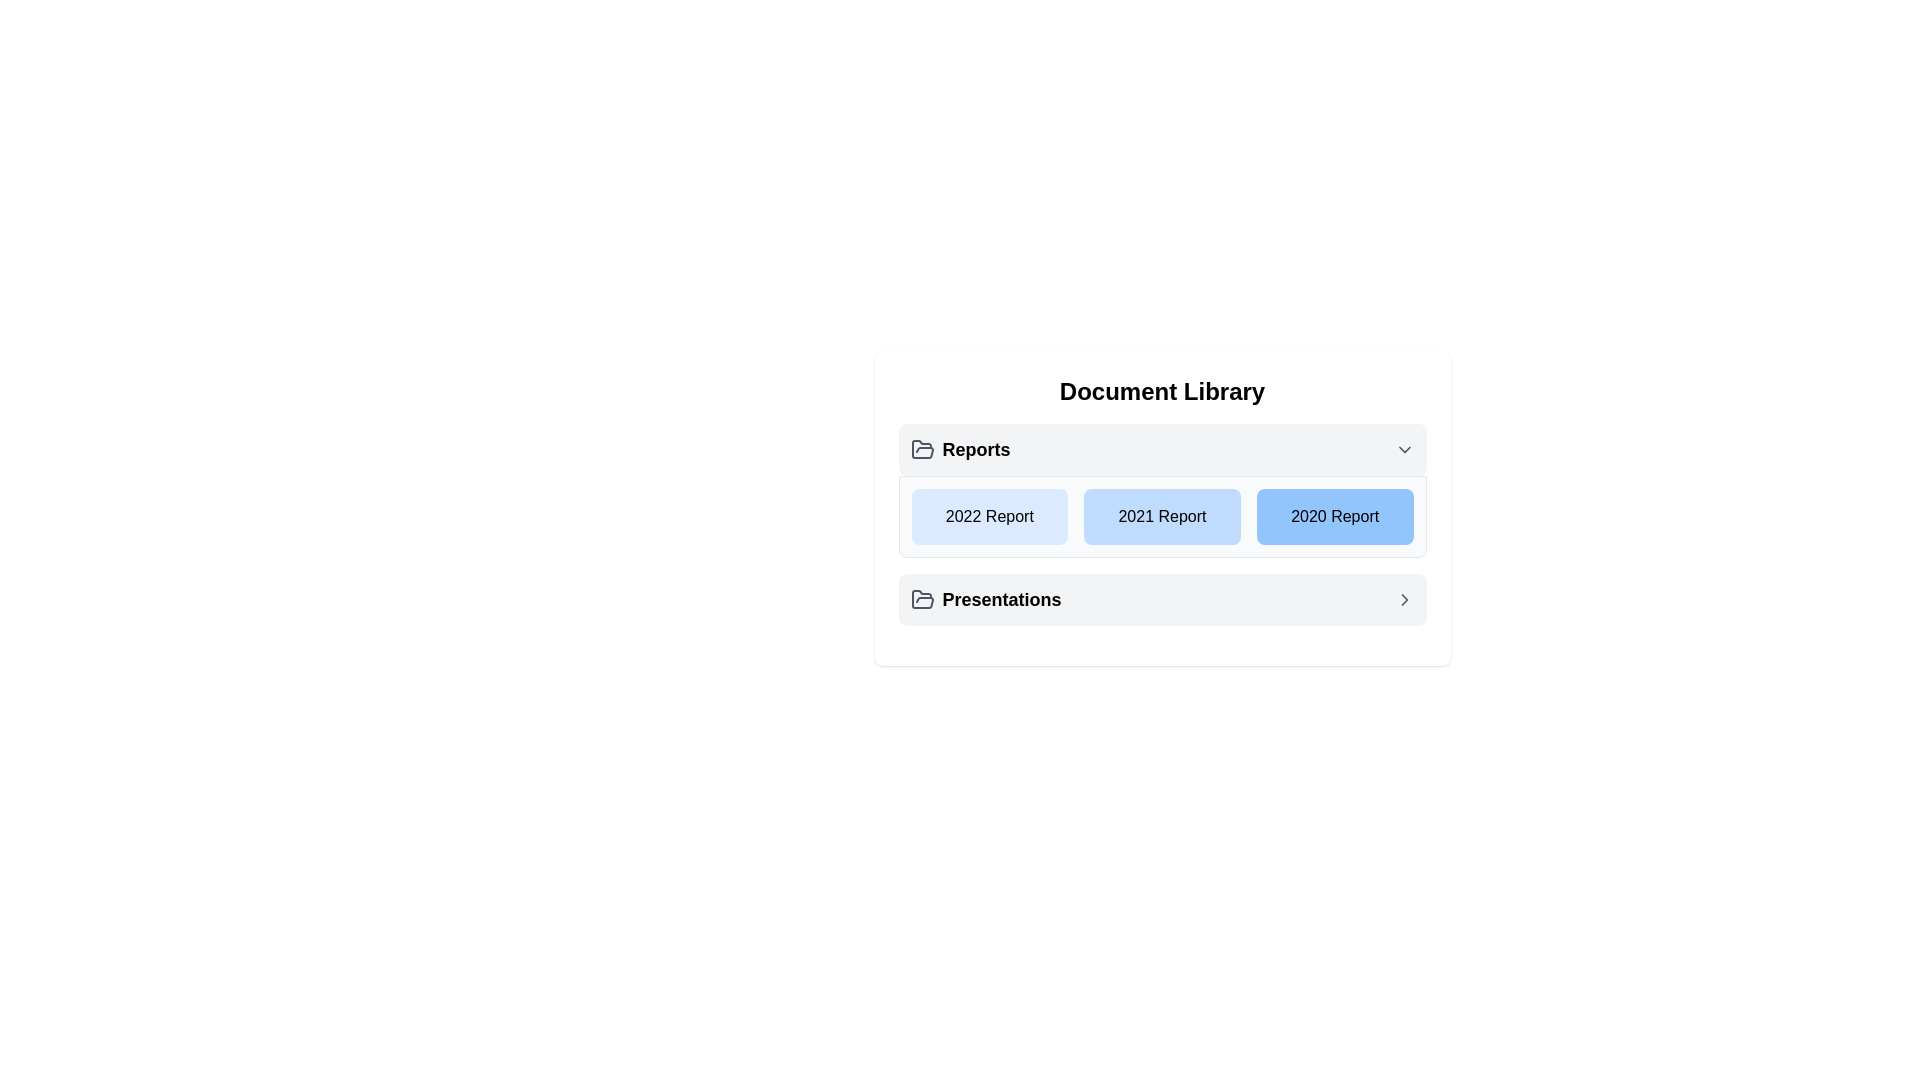  What do you see at coordinates (1403, 450) in the screenshot?
I see `the small downward-facing chevron icon located at the right side of the 'Reports' section header in the Document Library interface` at bounding box center [1403, 450].